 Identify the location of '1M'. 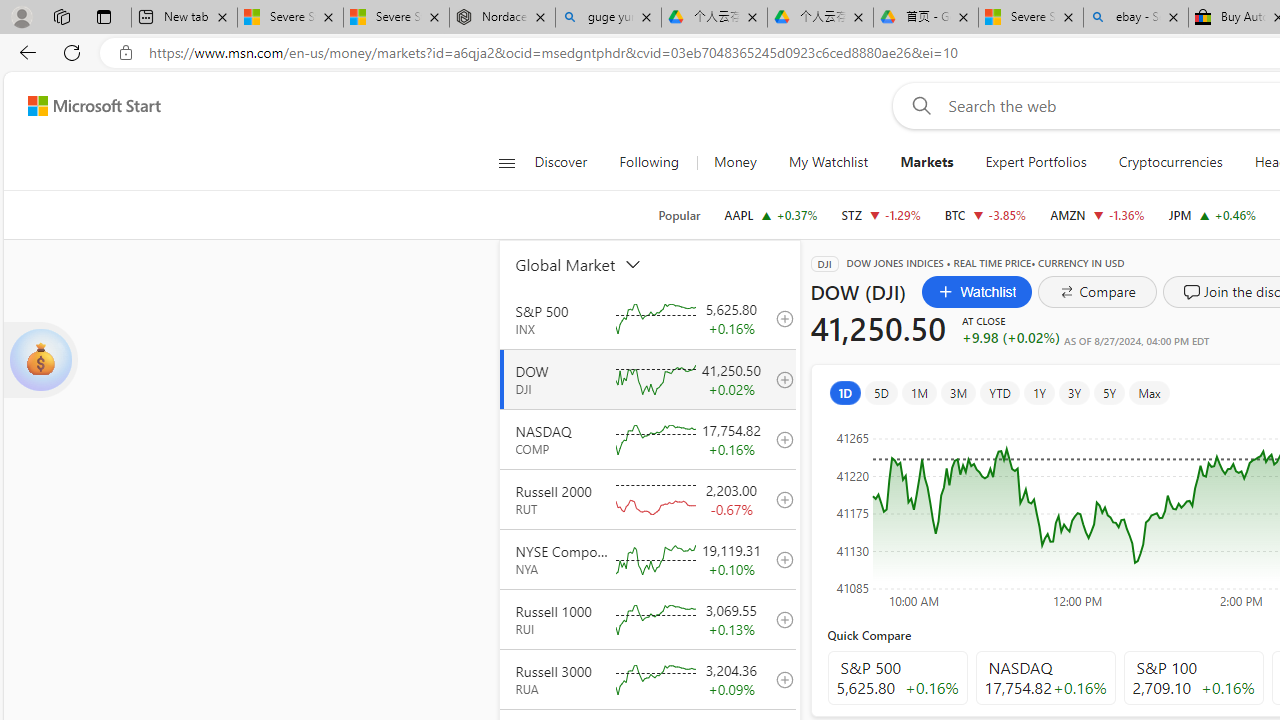
(918, 392).